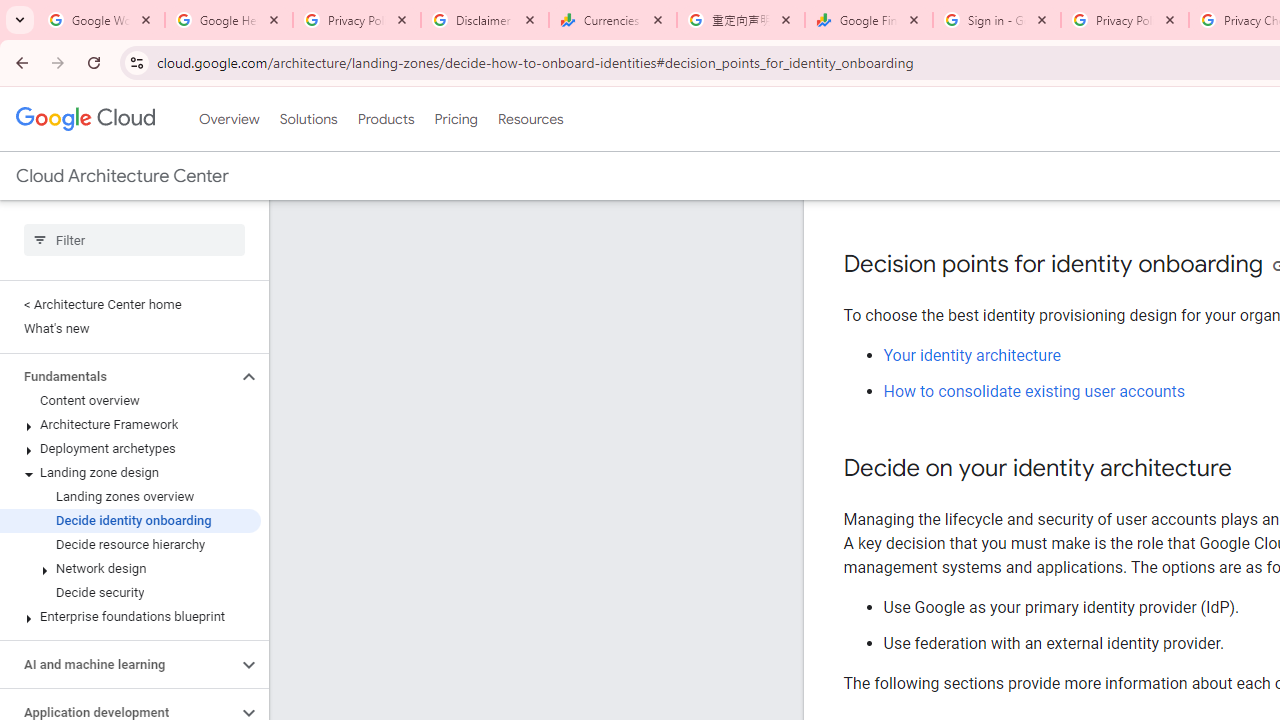 The image size is (1280, 720). I want to click on '< Architecture Center home', so click(129, 304).